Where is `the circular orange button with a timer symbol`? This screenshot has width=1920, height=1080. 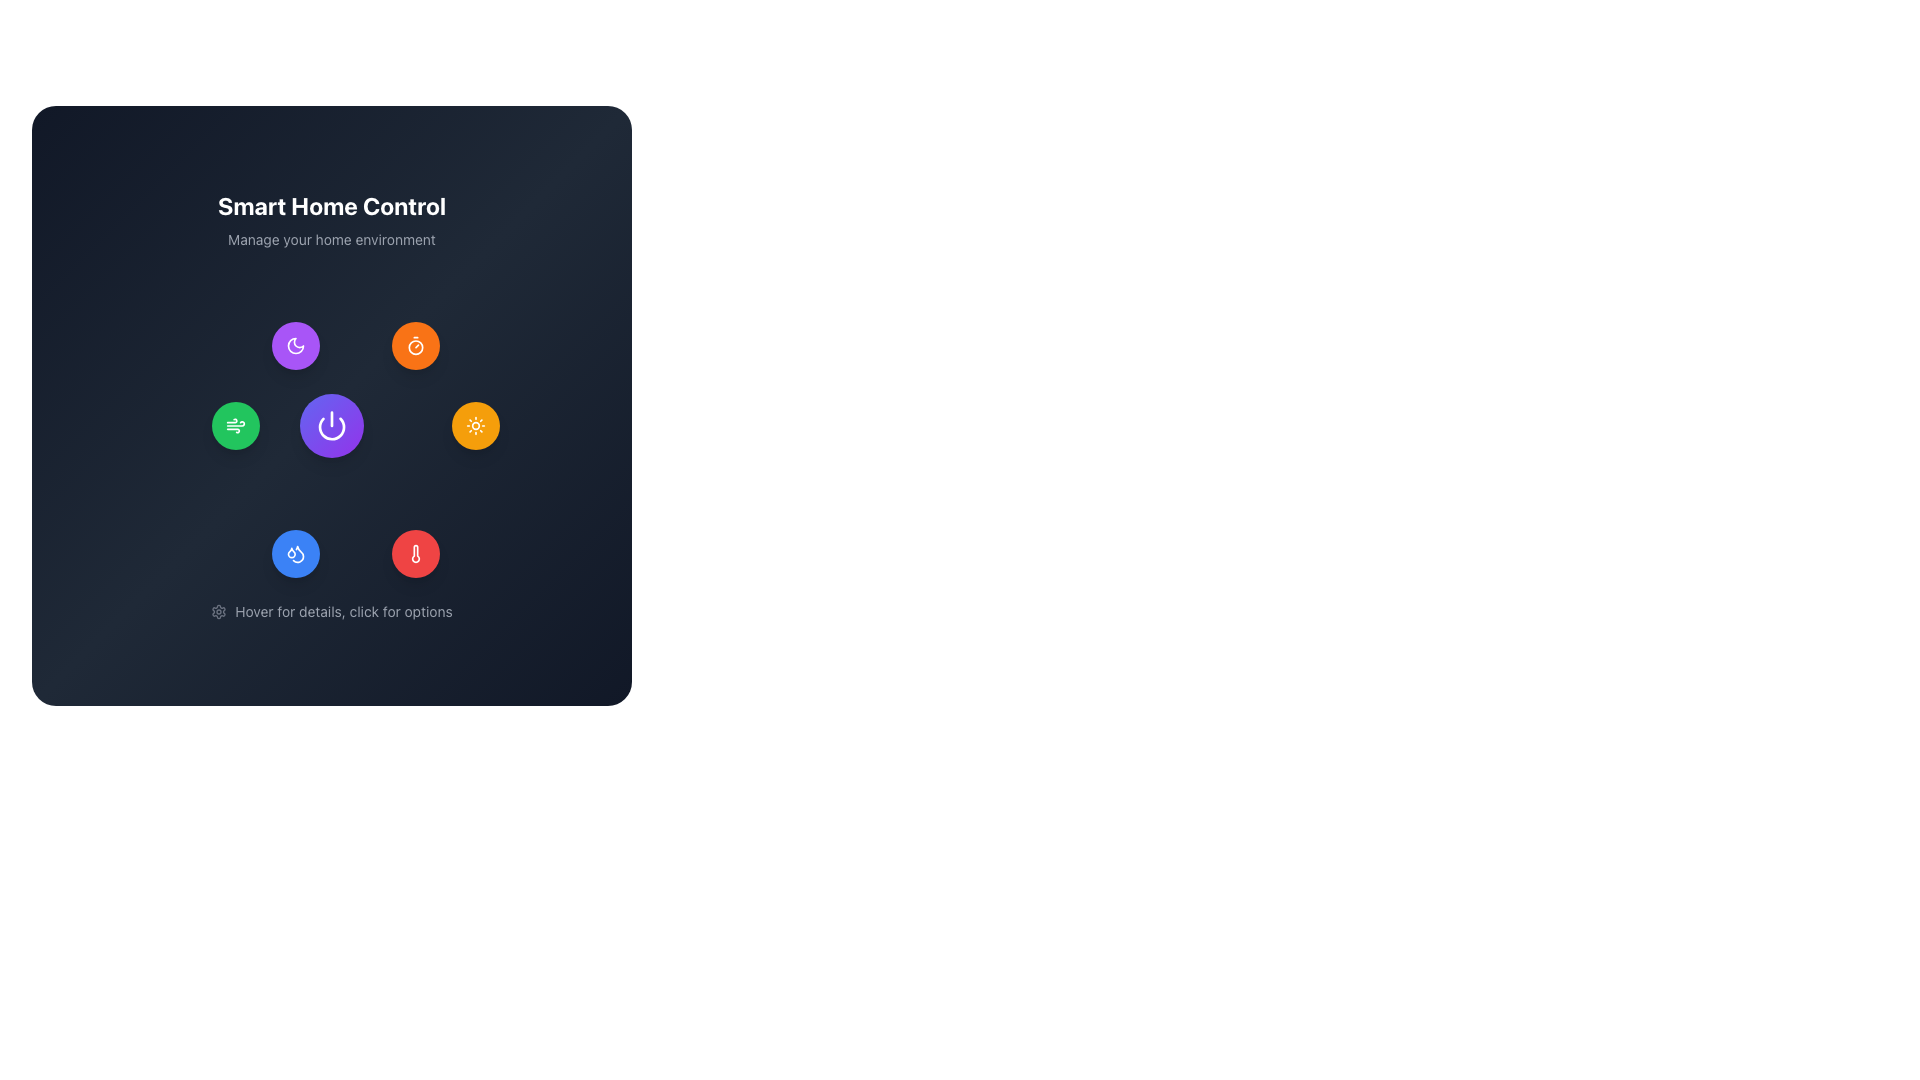
the circular orange button with a timer symbol is located at coordinates (415, 345).